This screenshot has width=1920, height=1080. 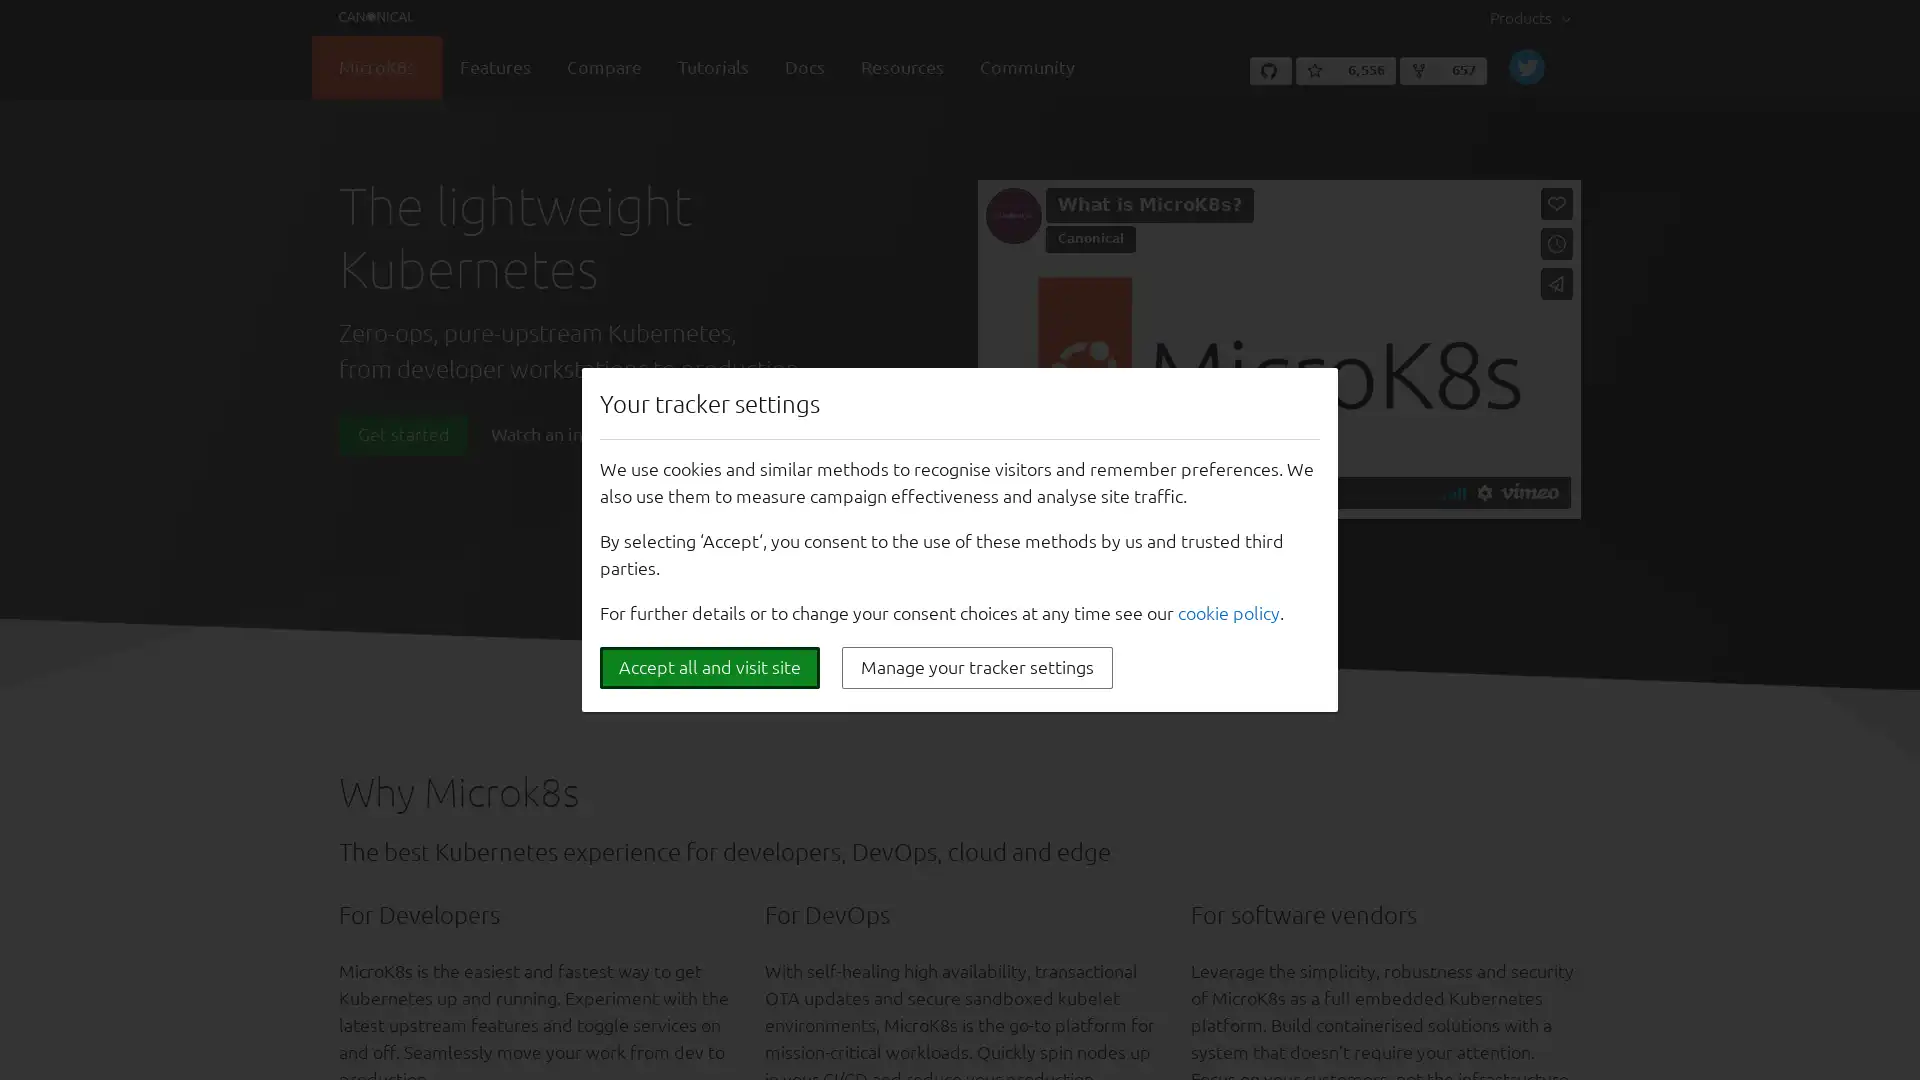 I want to click on Accept all and visit site, so click(x=710, y=667).